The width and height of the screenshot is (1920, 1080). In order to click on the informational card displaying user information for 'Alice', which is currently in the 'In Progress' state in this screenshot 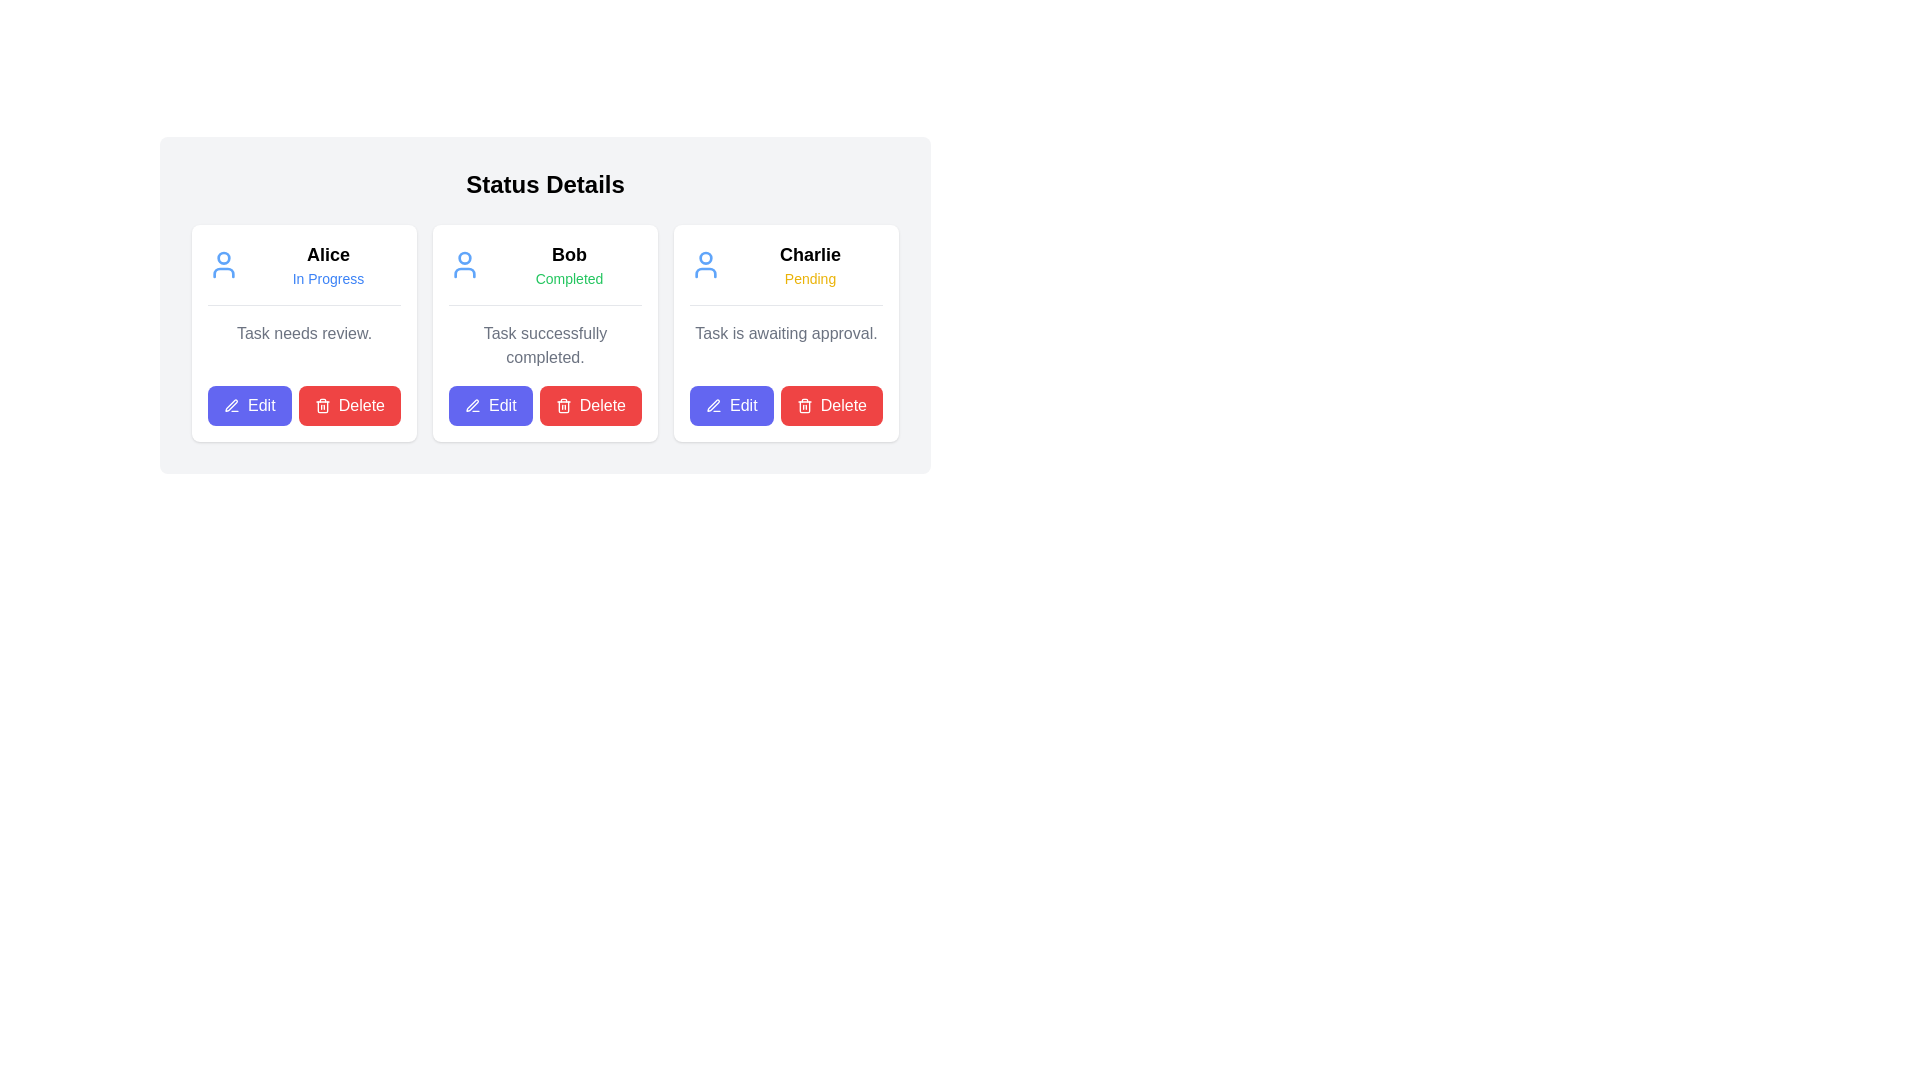, I will do `click(303, 273)`.